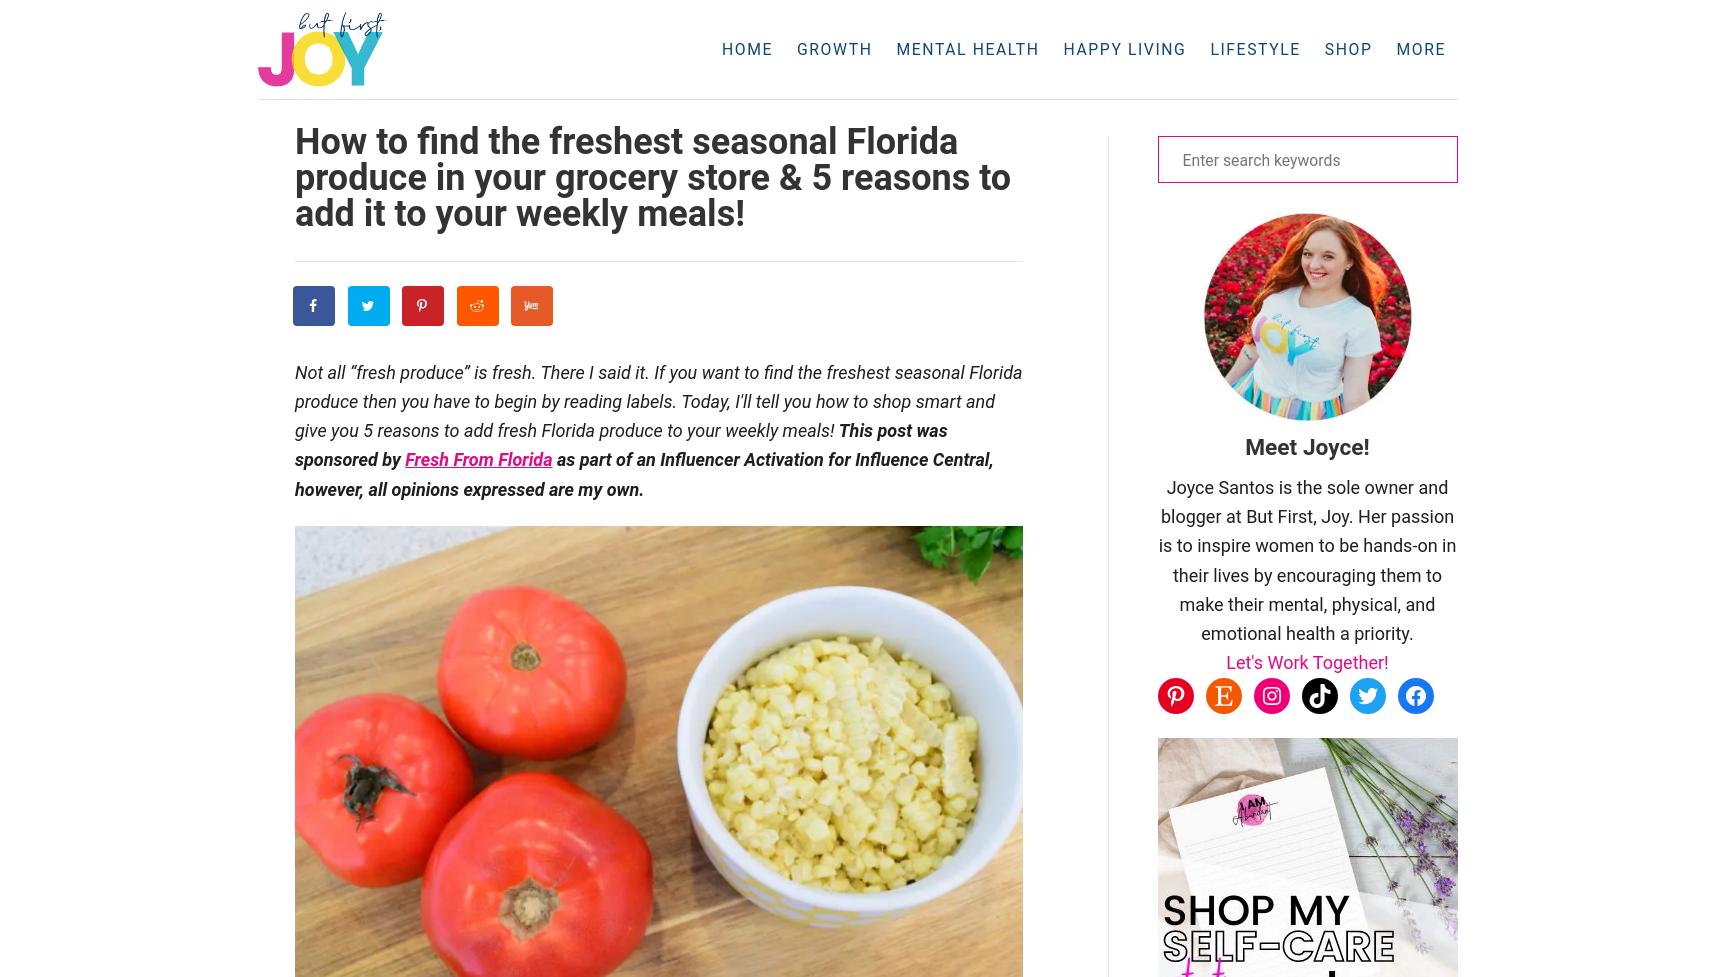 The width and height of the screenshot is (1716, 977). I want to click on 'Fun', so click(1253, 101).